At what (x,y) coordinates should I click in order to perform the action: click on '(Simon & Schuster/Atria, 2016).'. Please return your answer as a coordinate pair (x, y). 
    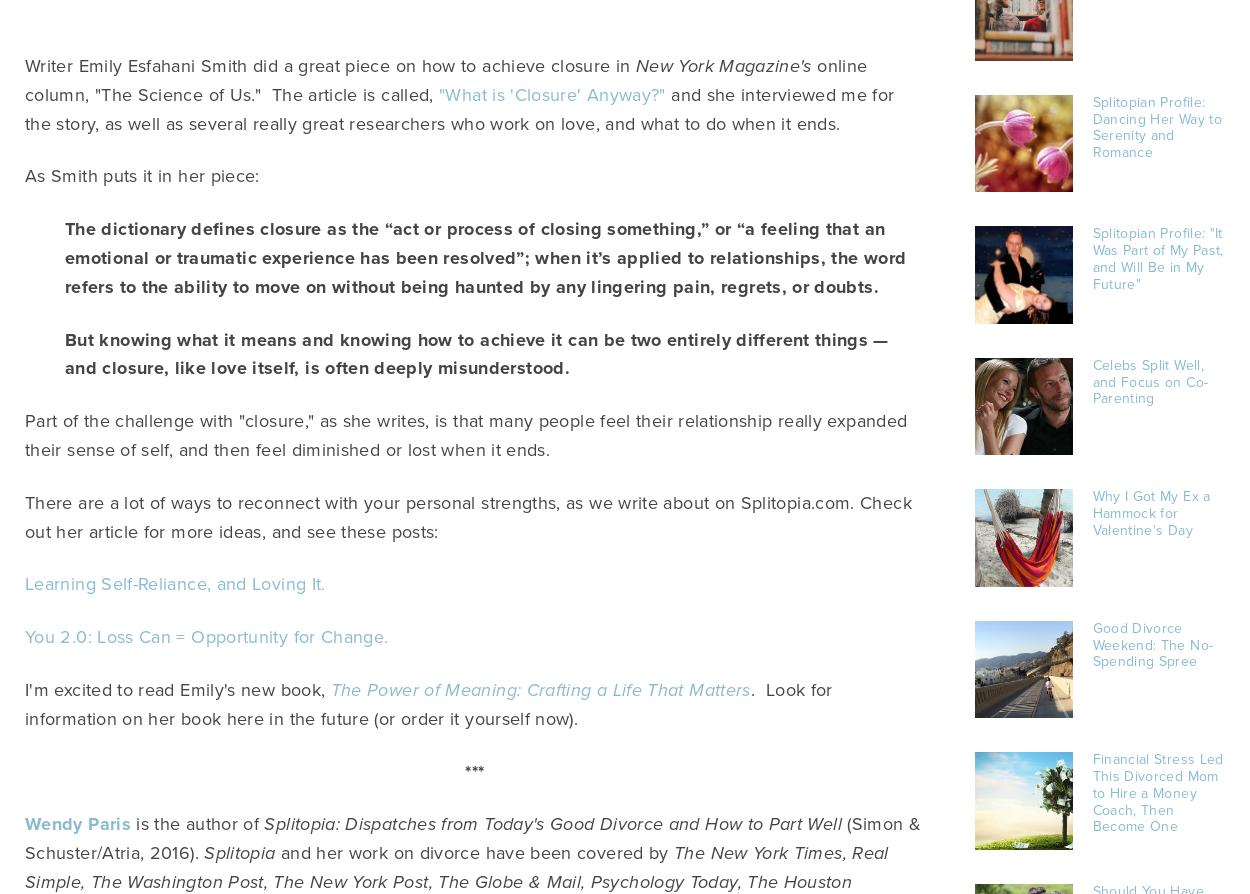
    Looking at the image, I should click on (472, 837).